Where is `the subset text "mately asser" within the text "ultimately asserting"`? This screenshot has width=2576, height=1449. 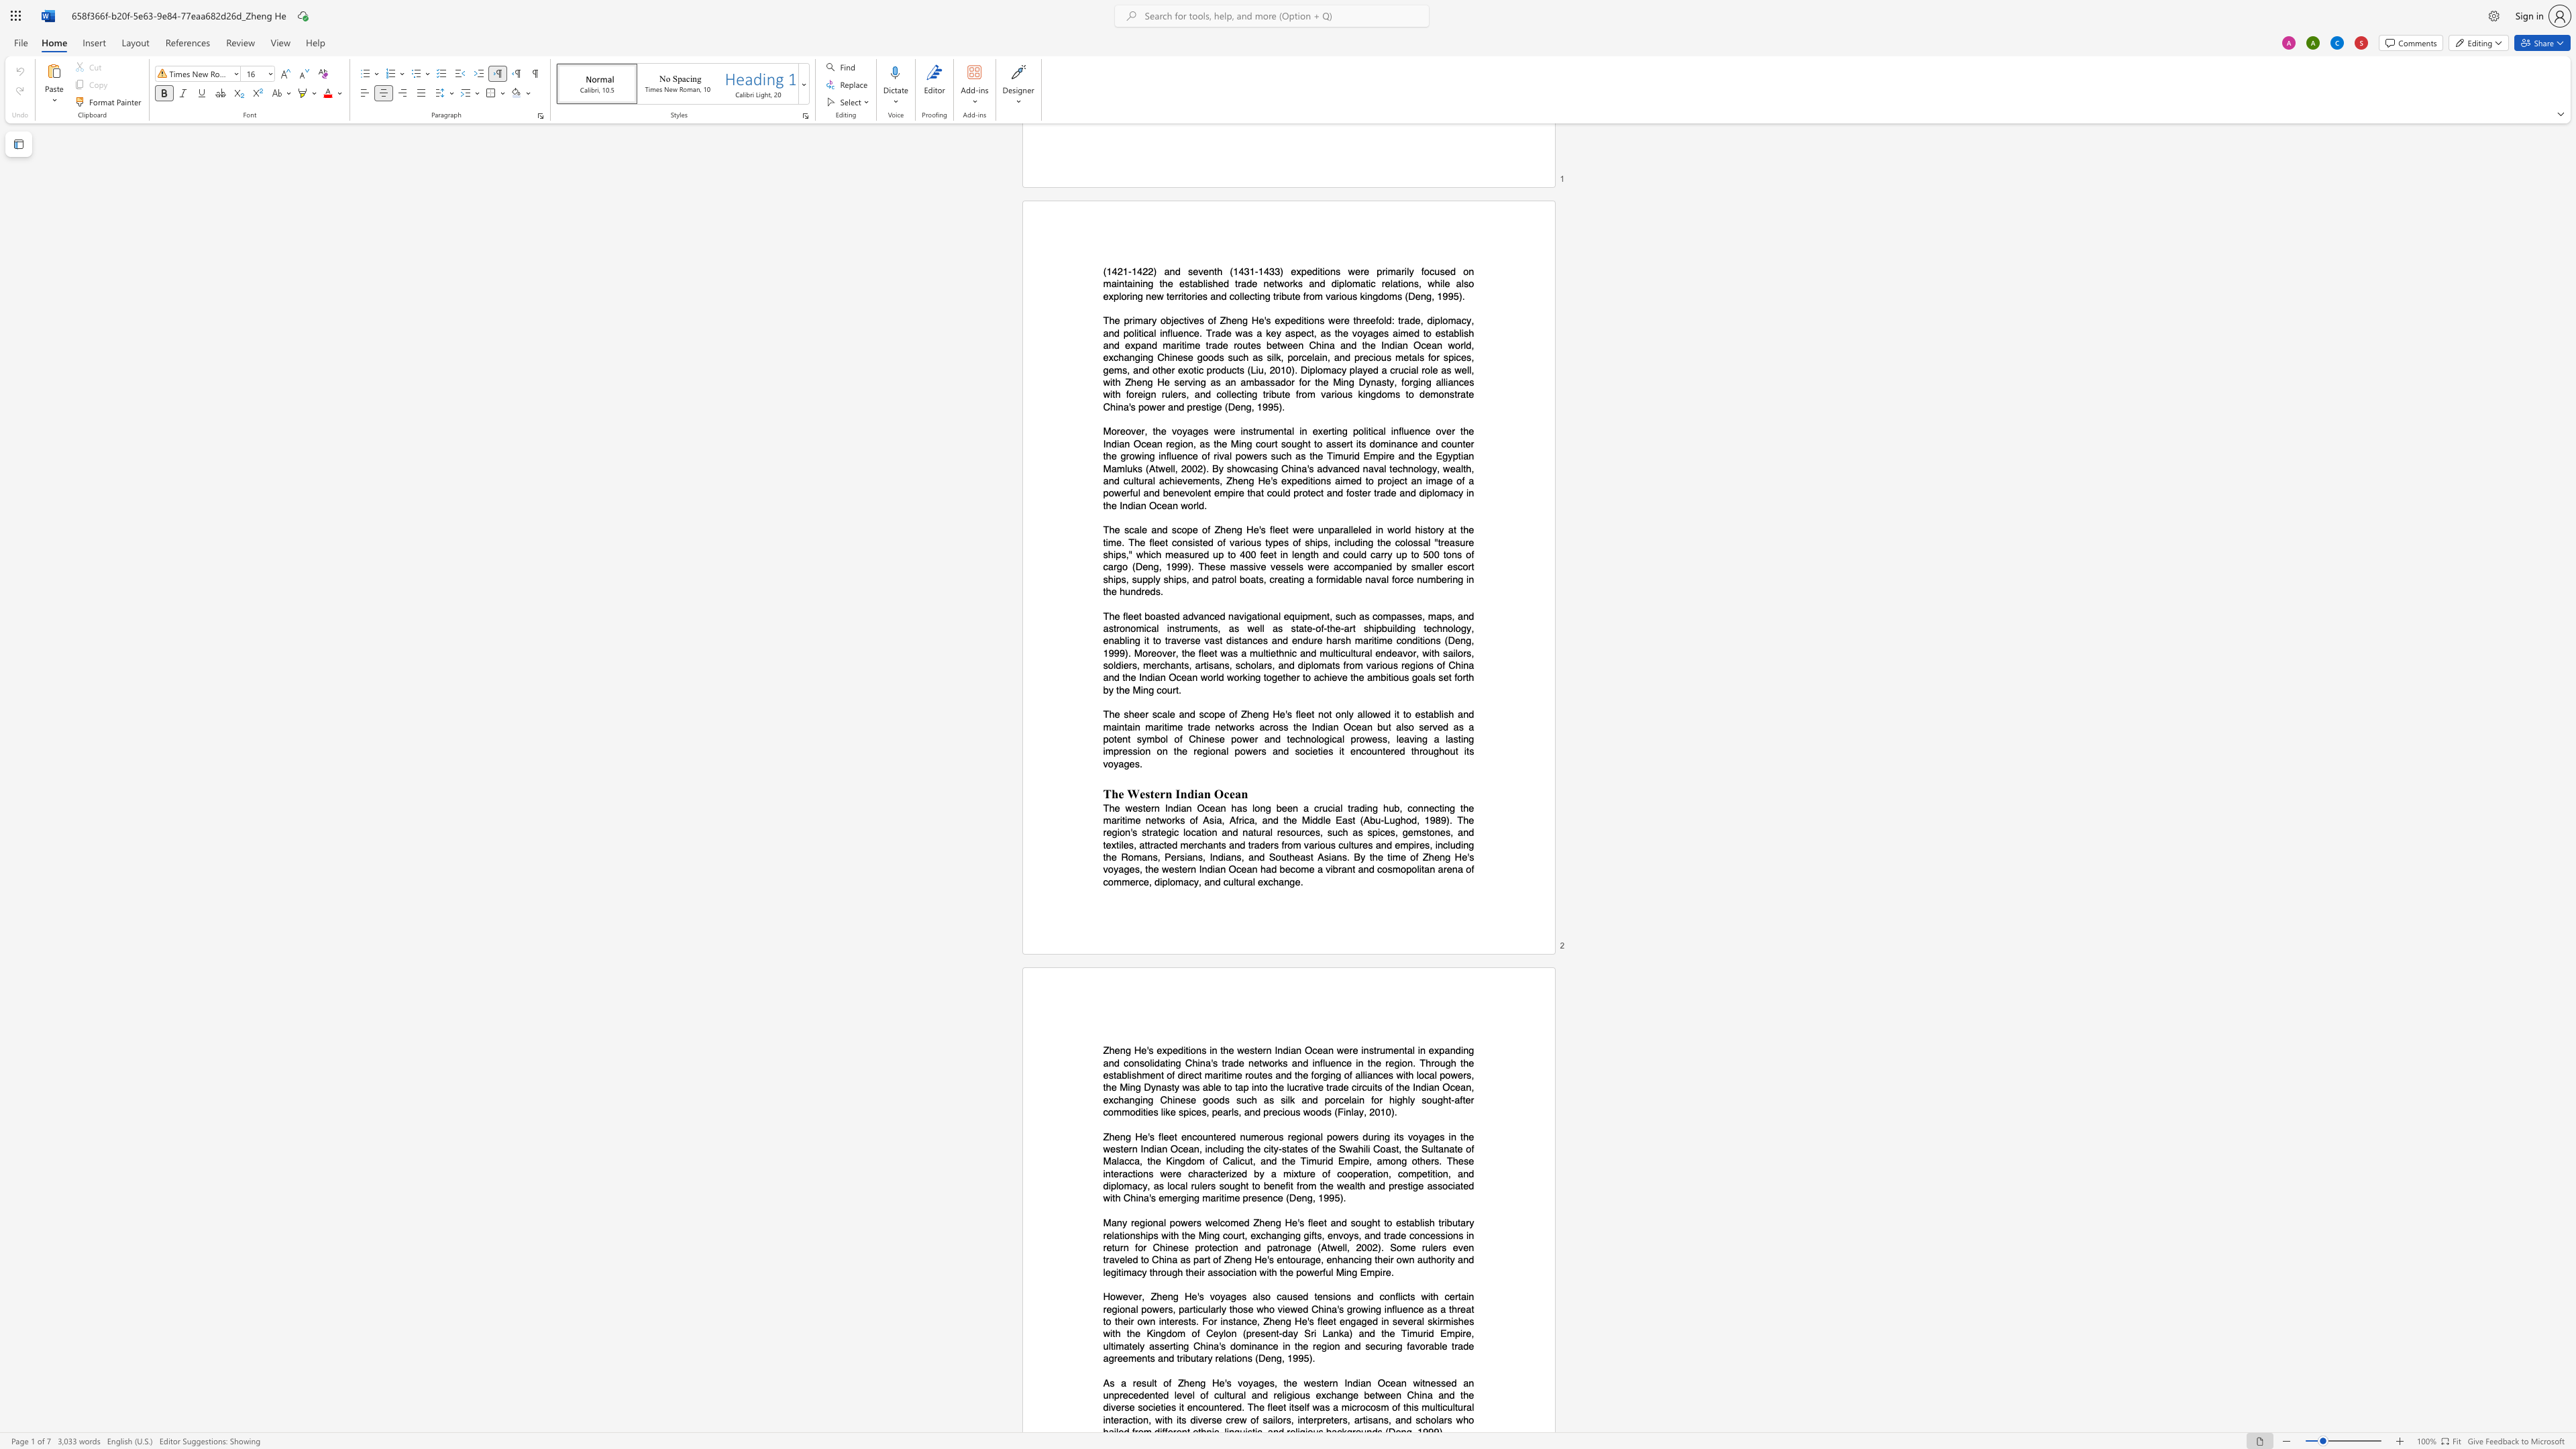
the subset text "mately asser" within the text "ultimately asserting" is located at coordinates (1115, 1346).